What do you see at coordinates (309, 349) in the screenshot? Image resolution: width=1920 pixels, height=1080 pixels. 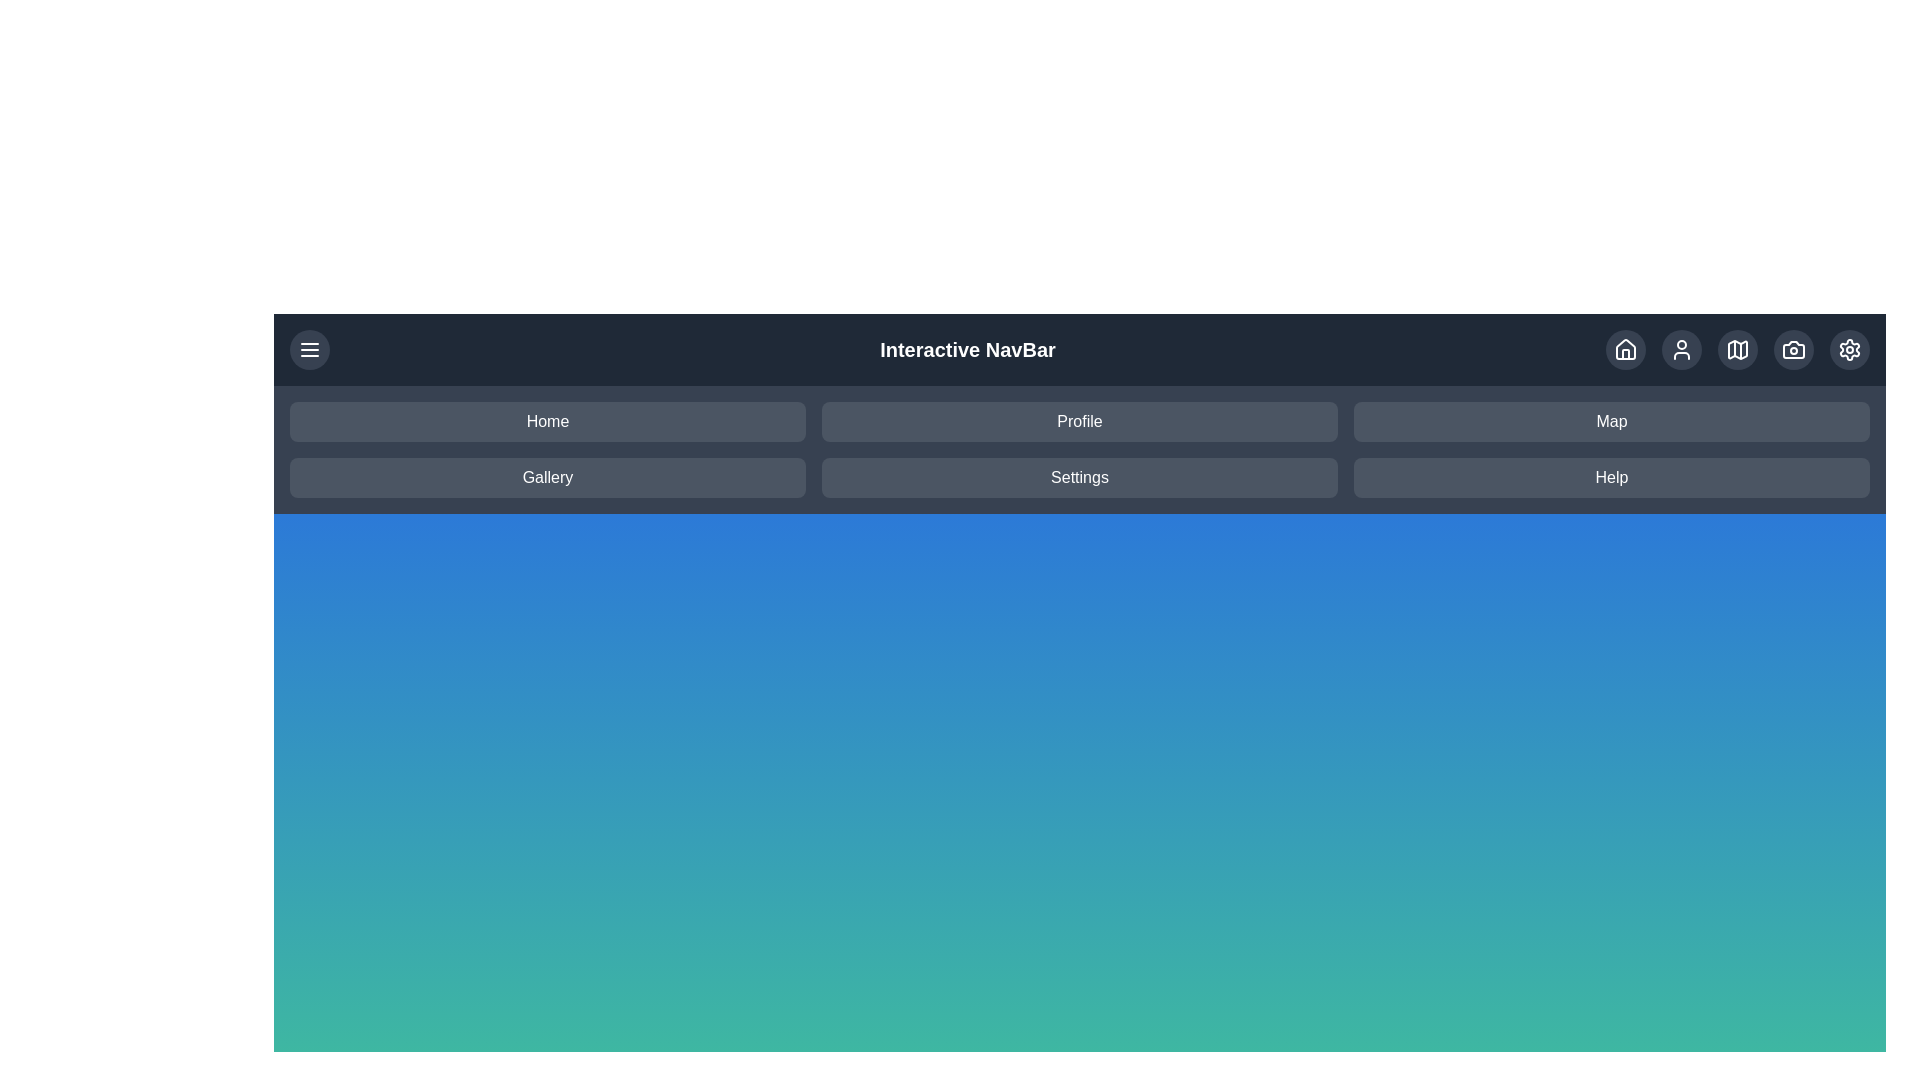 I see `the menu button to toggle the menu open or closed` at bounding box center [309, 349].